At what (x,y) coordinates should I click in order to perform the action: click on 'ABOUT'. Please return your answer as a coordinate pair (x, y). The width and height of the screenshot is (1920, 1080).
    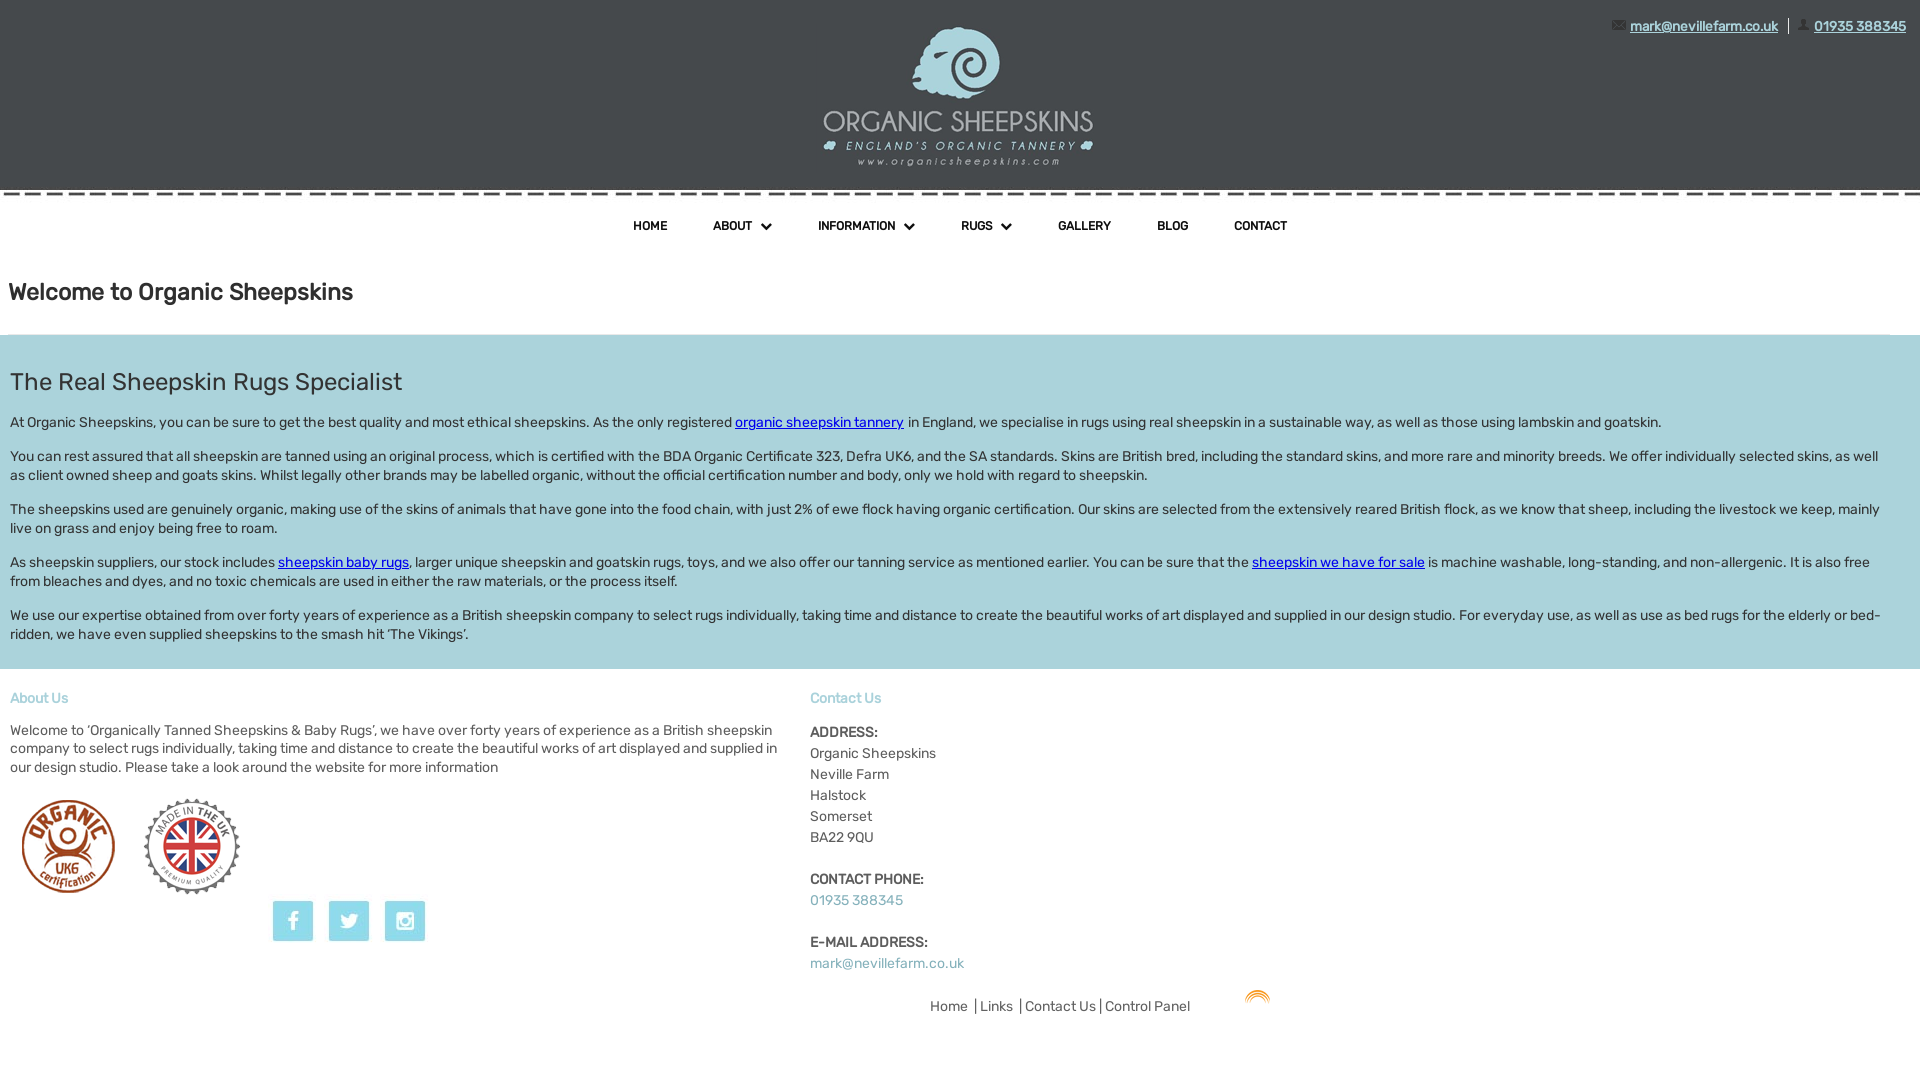
    Looking at the image, I should click on (690, 225).